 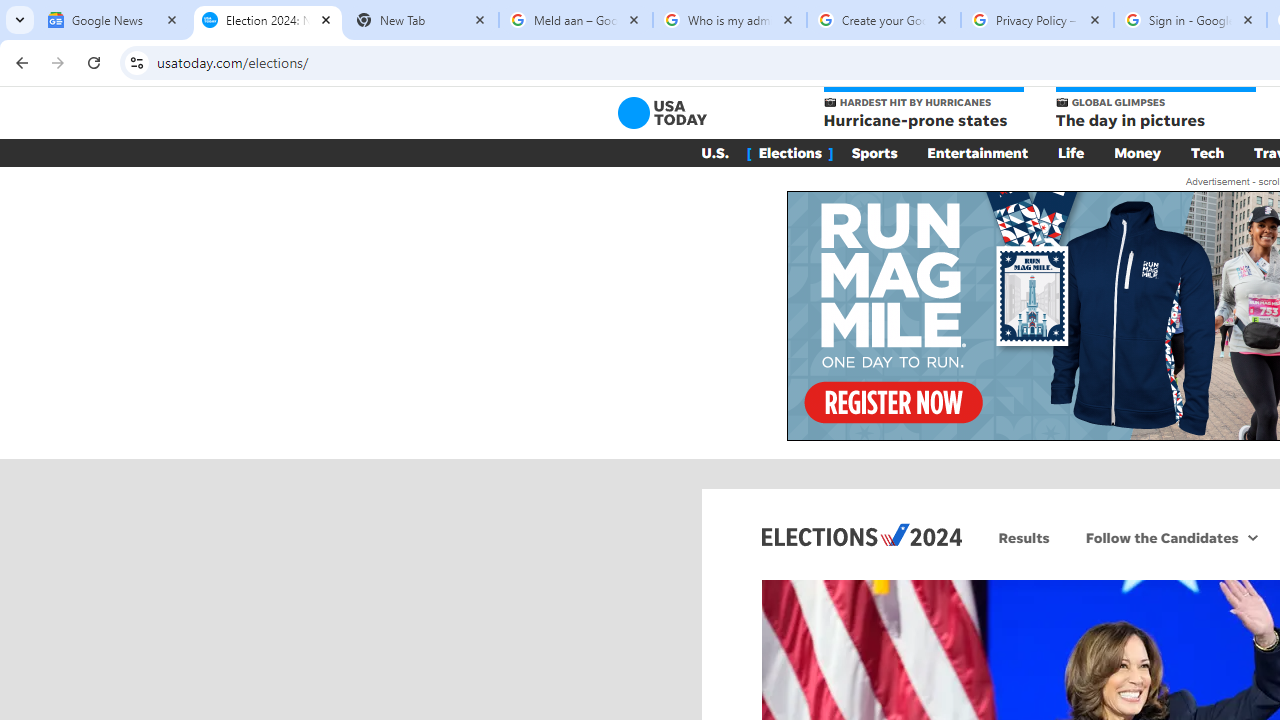 I want to click on 'USA TODAY', so click(x=661, y=113).